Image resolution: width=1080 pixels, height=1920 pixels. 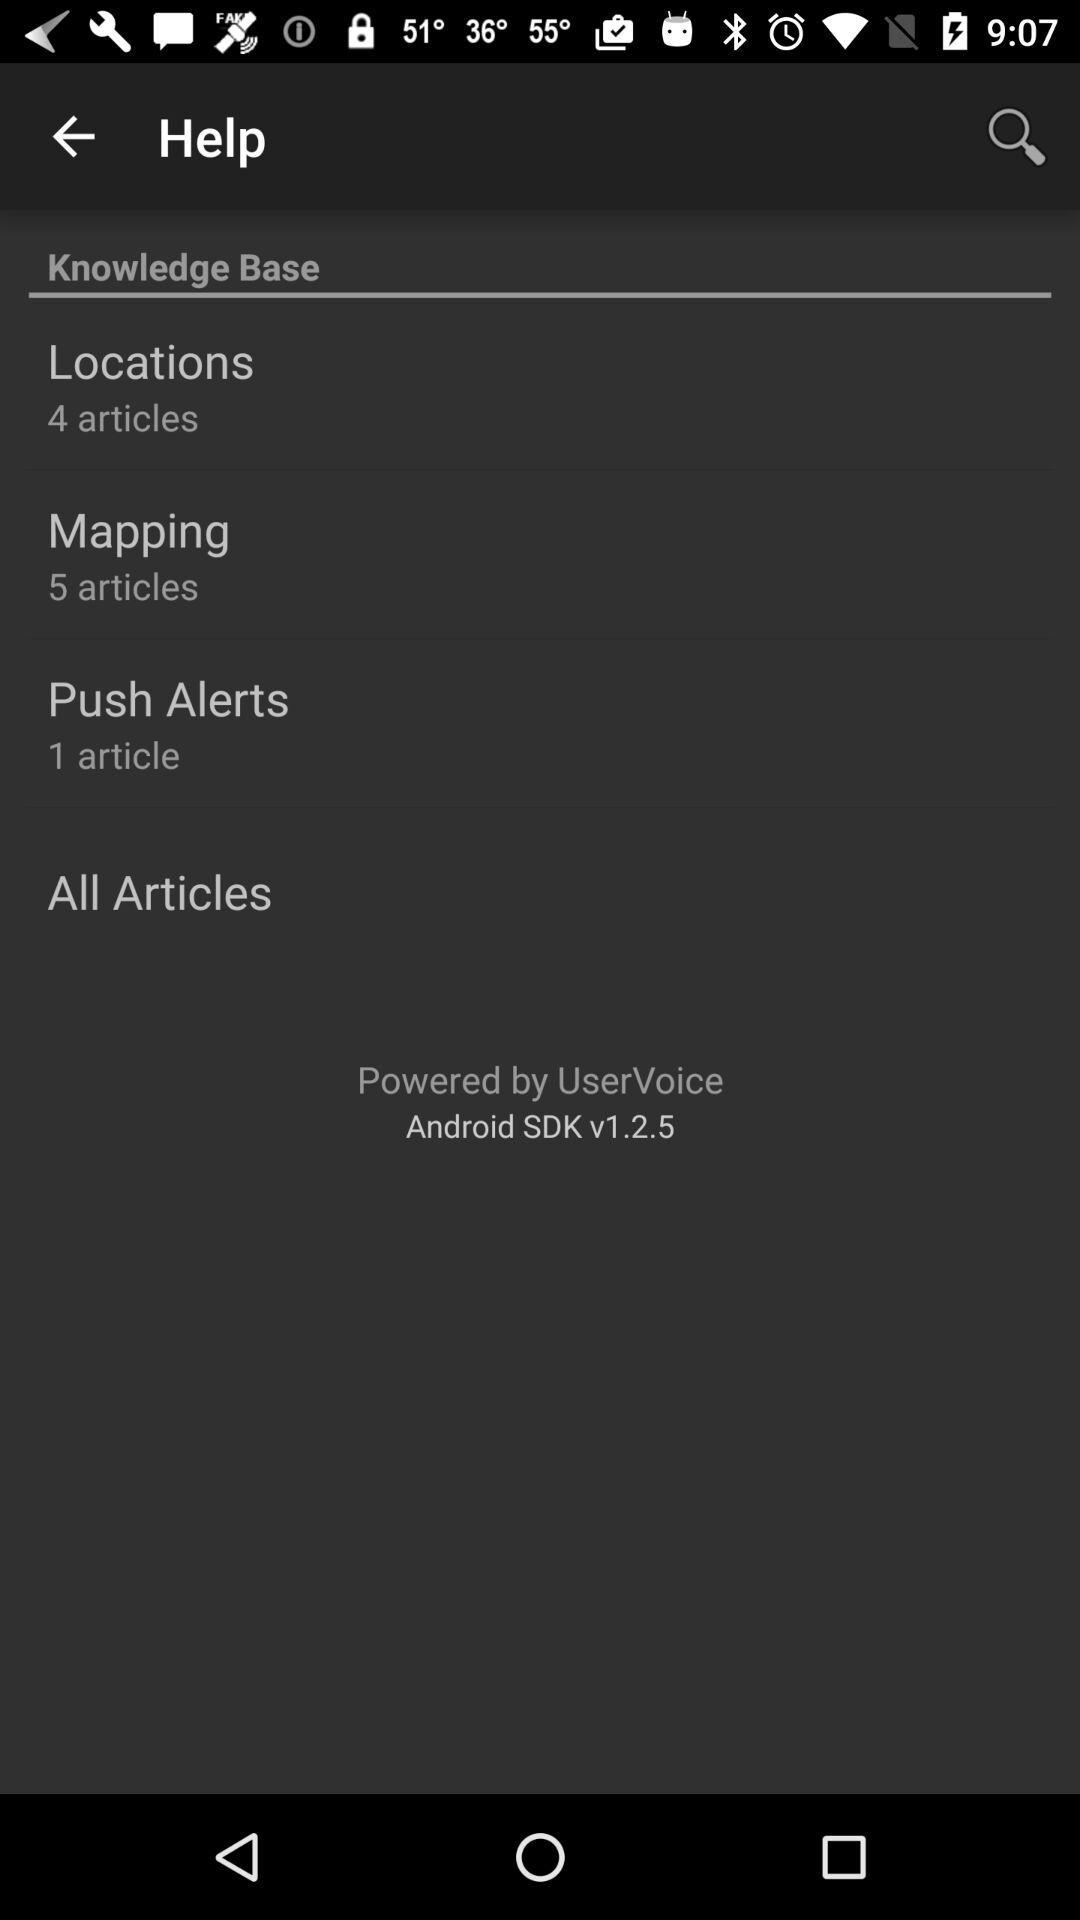 I want to click on icon below the knowledge base icon, so click(x=149, y=360).